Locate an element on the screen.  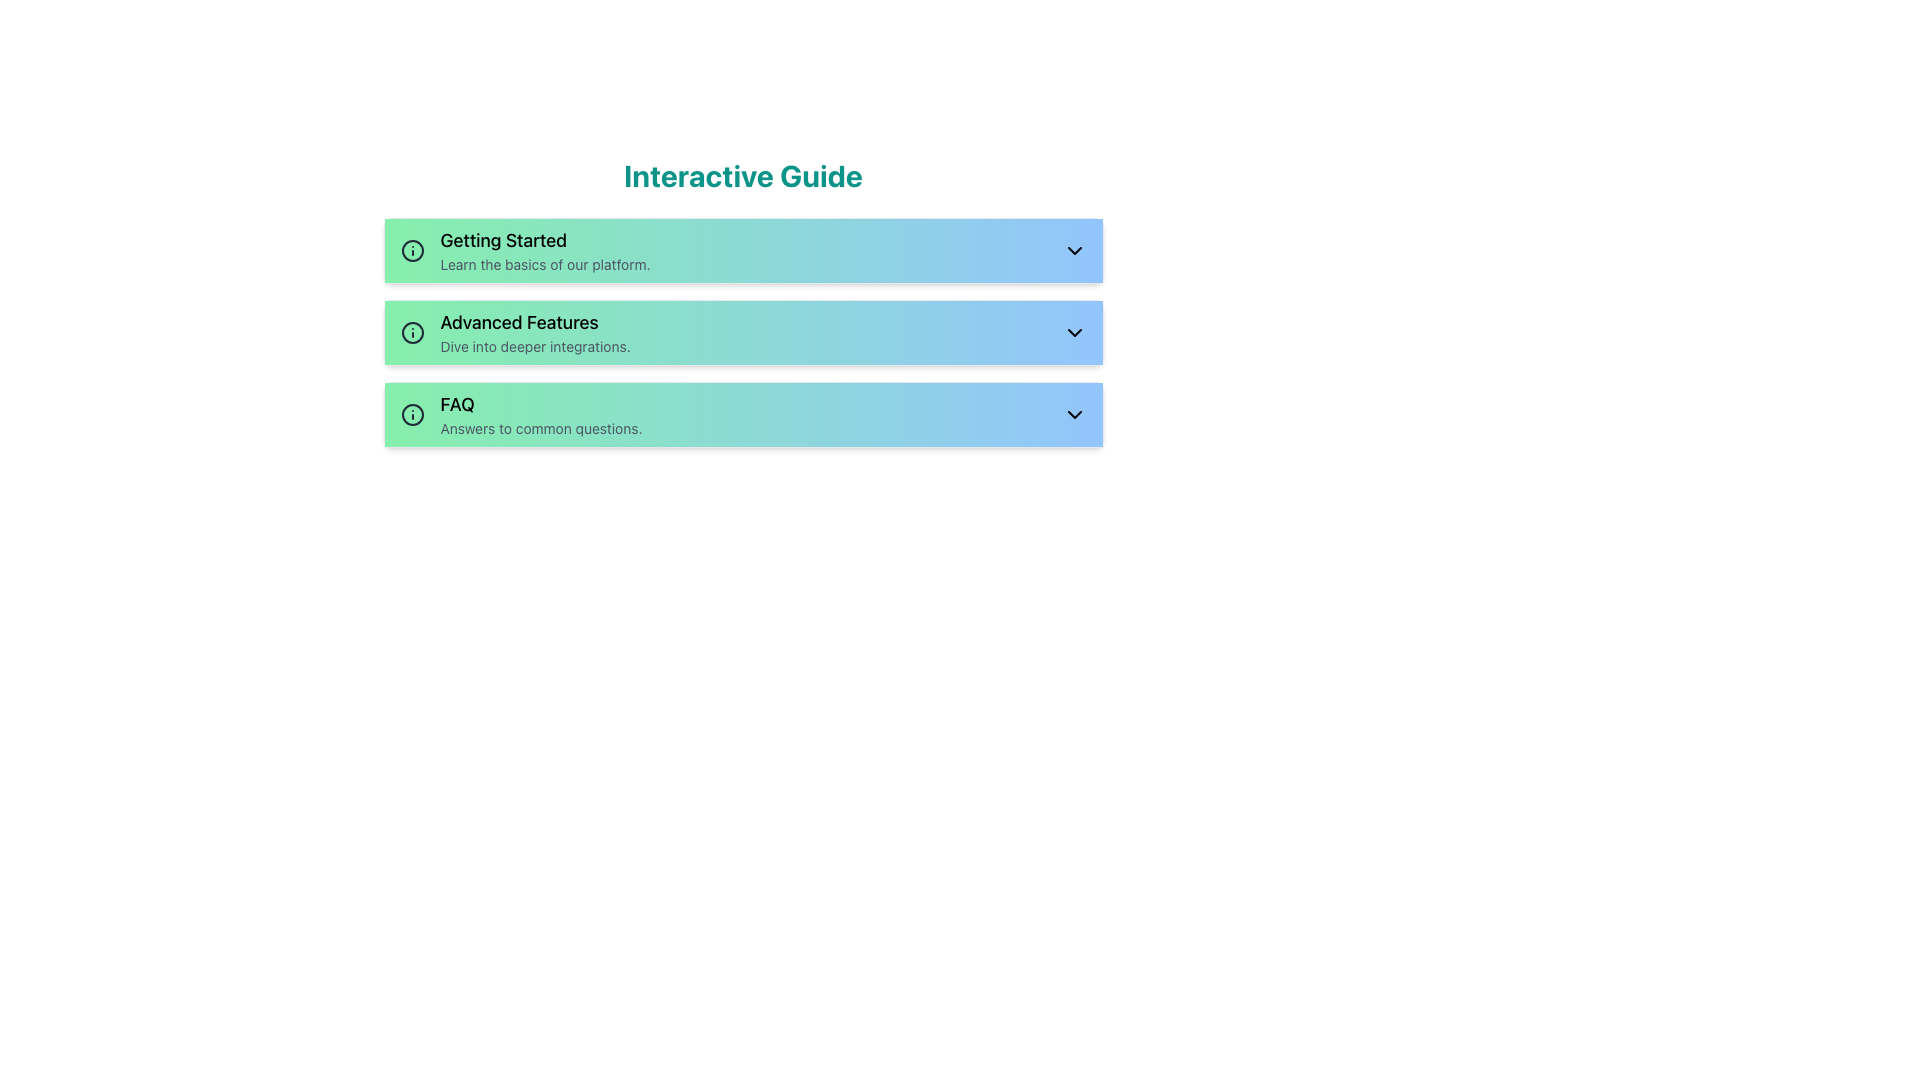
the dropdown arrow icon located at the right edge of the 'Getting Started' section is located at coordinates (1073, 249).